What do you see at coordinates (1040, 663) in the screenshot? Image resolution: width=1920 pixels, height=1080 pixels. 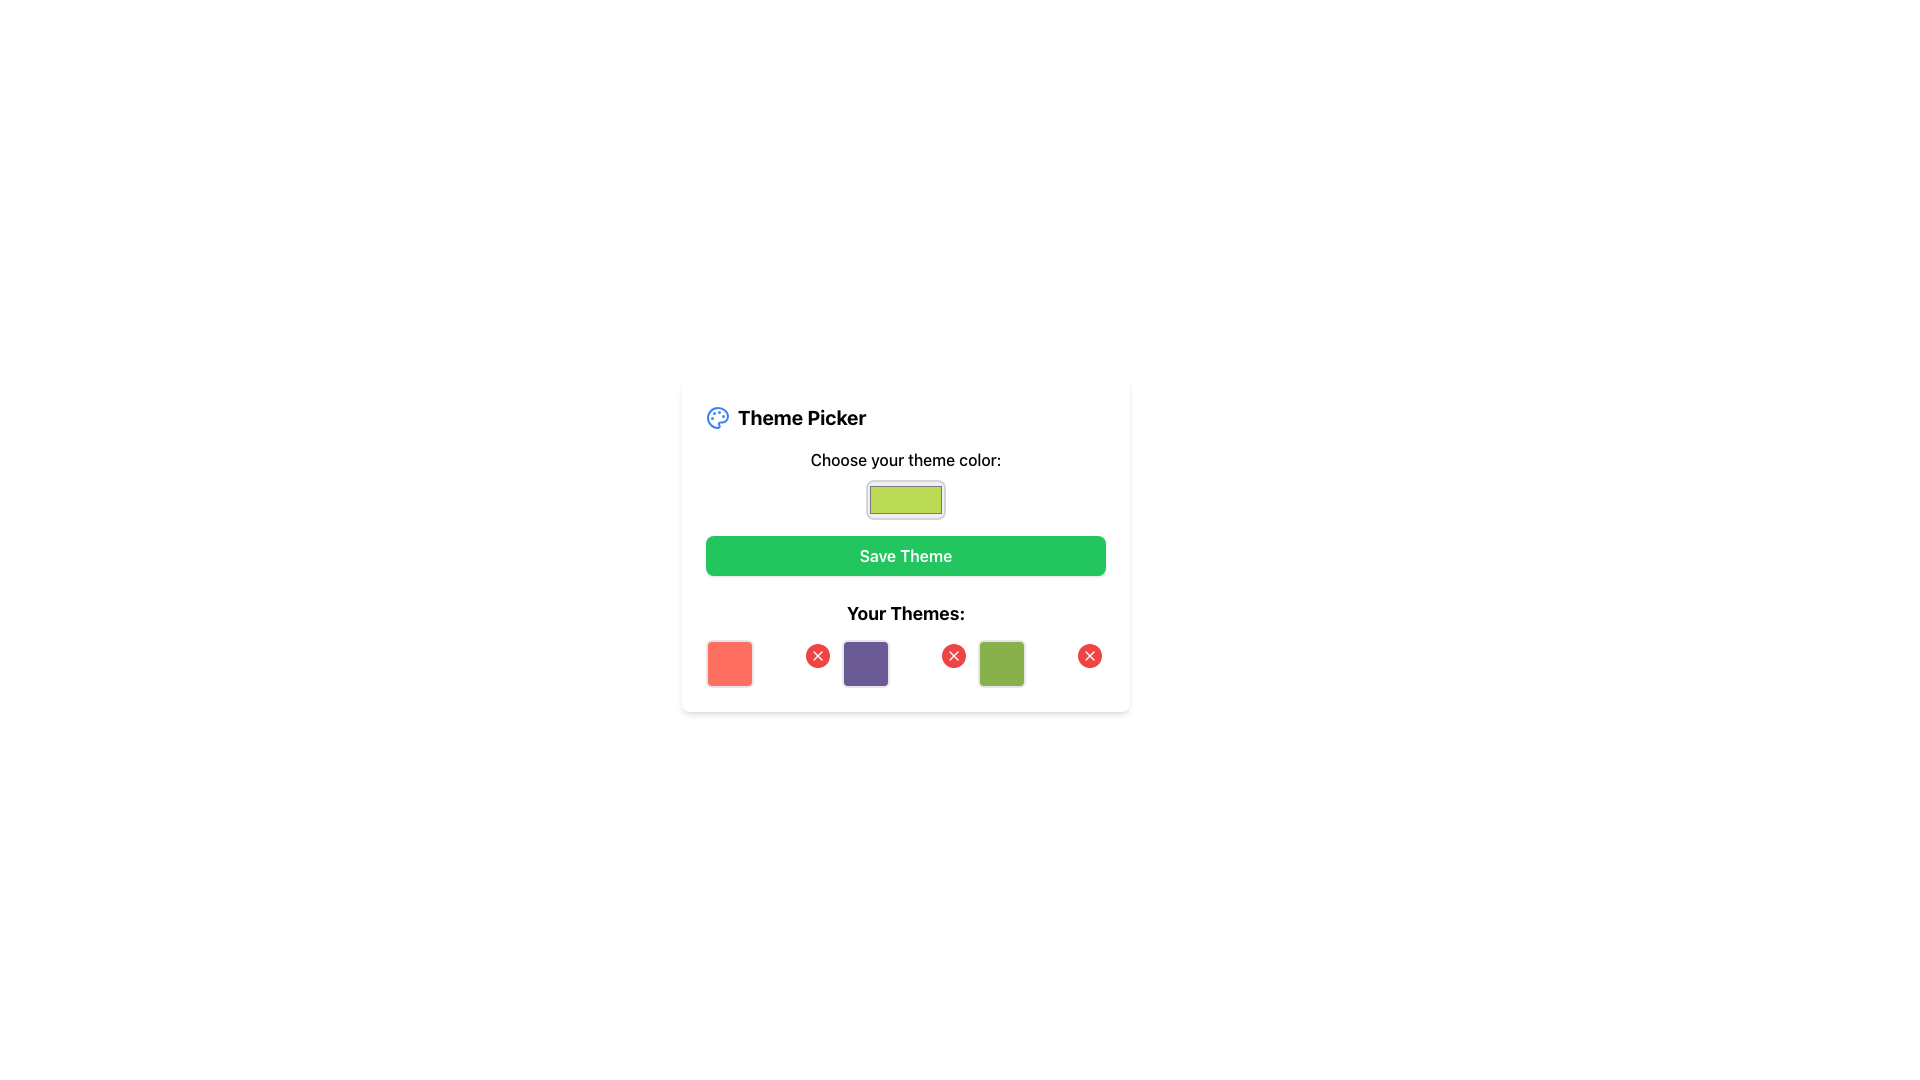 I see `the fourth button-like square representing a saved theme in the 'Your Themes' section to focus on it` at bounding box center [1040, 663].